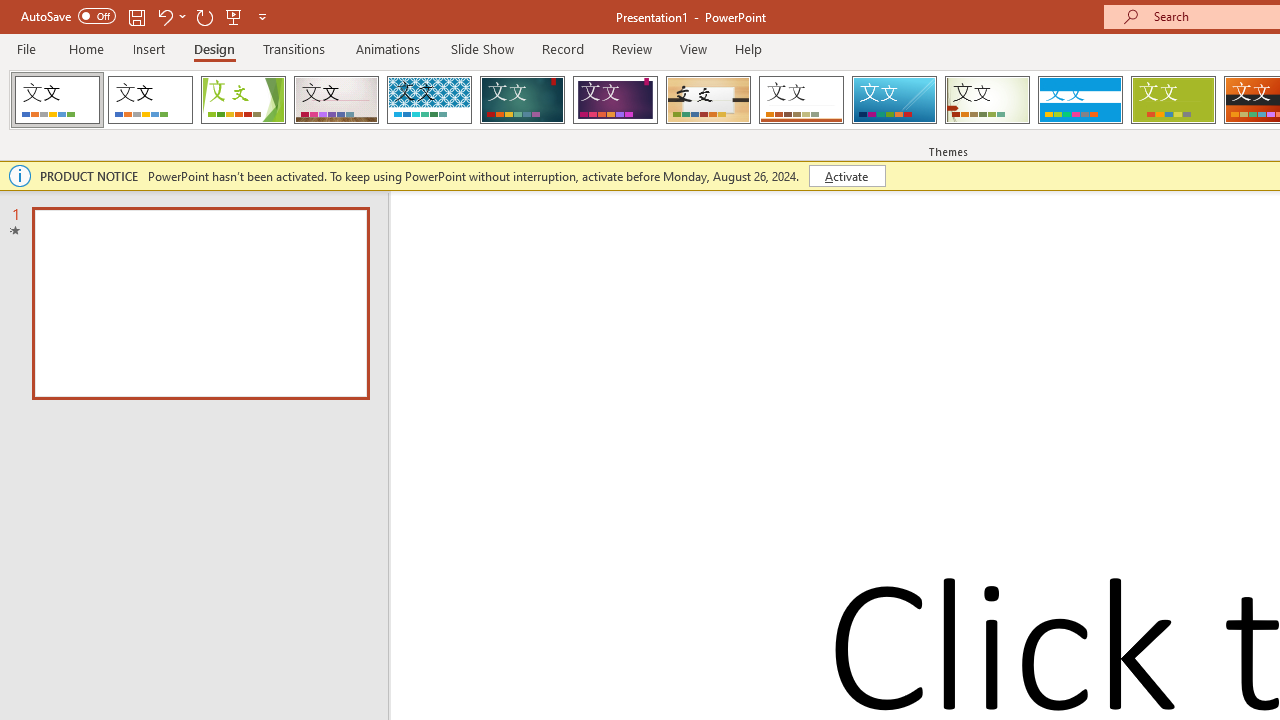 This screenshot has height=720, width=1280. What do you see at coordinates (893, 100) in the screenshot?
I see `'Slice'` at bounding box center [893, 100].